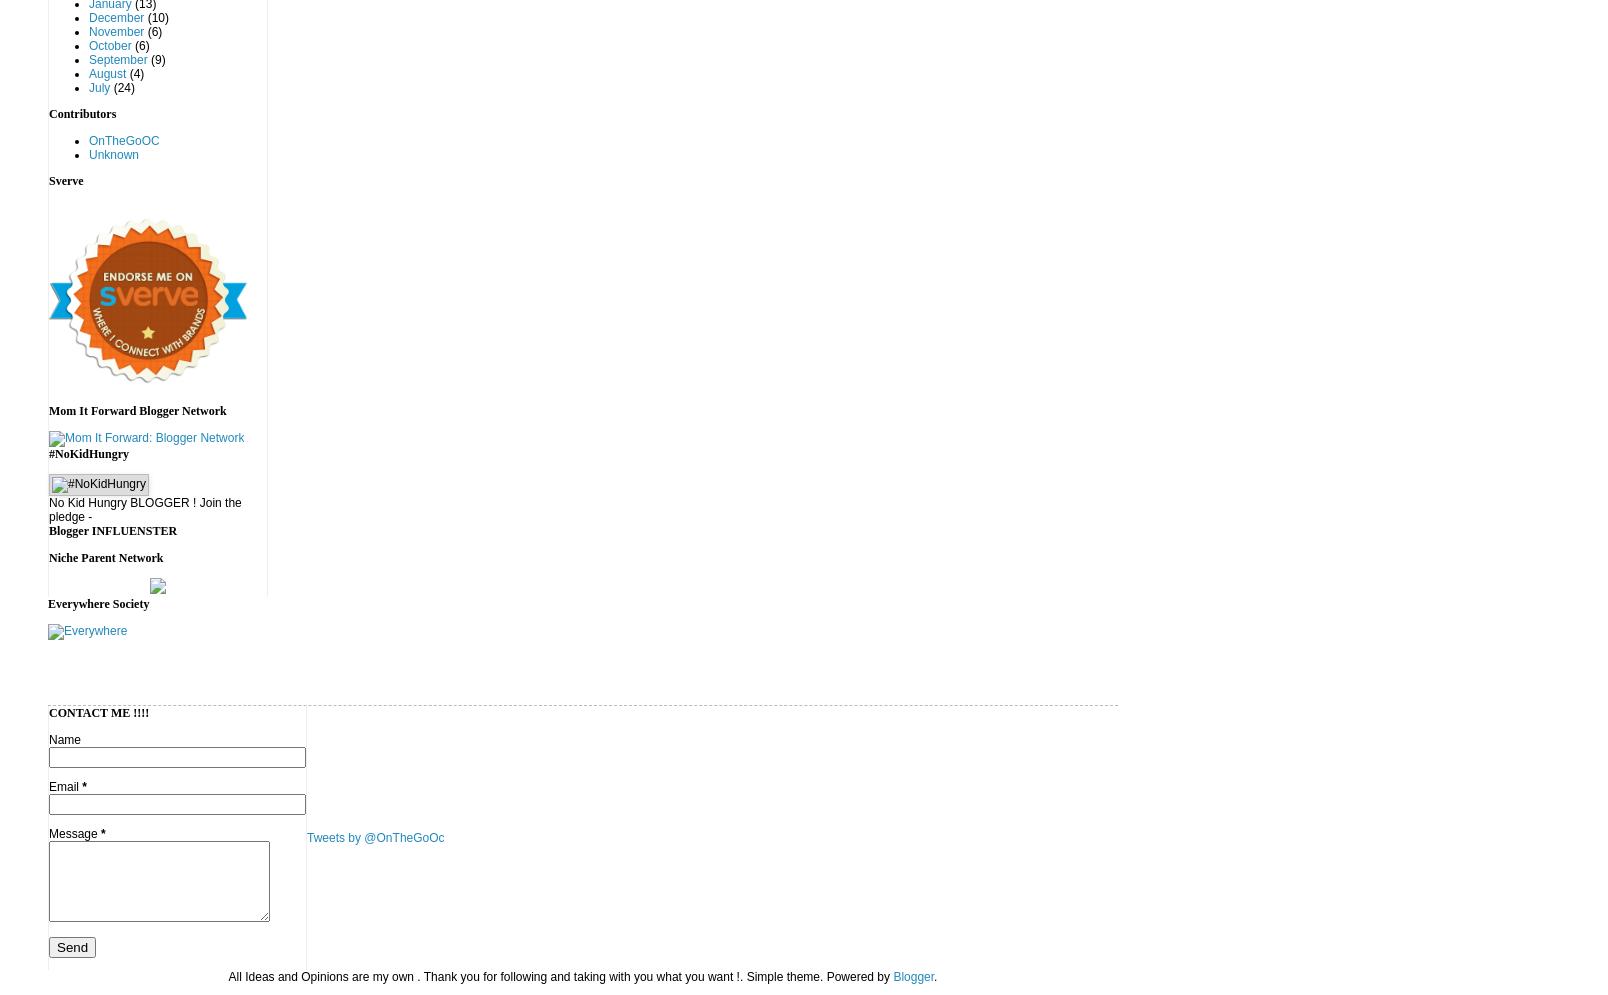  I want to click on 'Unknown', so click(88, 155).